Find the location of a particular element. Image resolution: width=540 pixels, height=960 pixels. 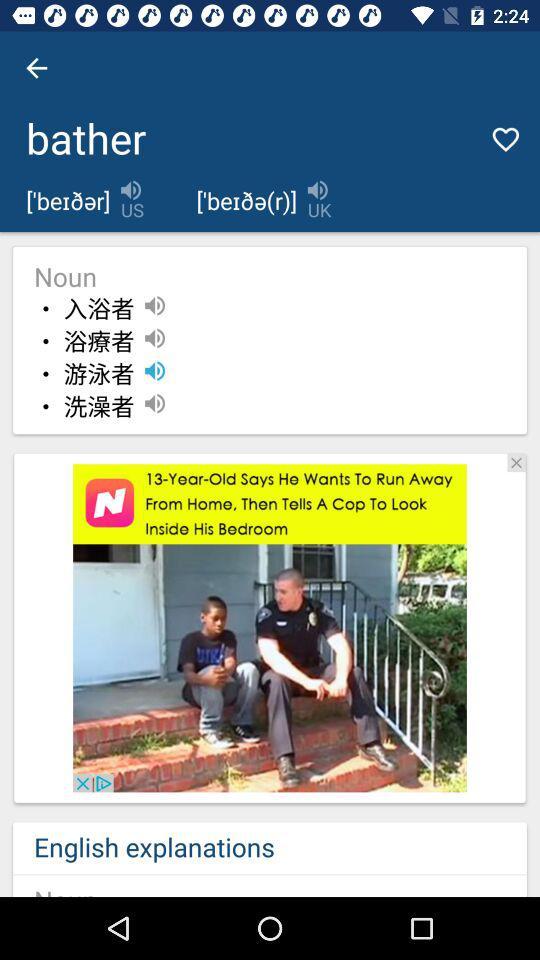

the image is located at coordinates (516, 462).